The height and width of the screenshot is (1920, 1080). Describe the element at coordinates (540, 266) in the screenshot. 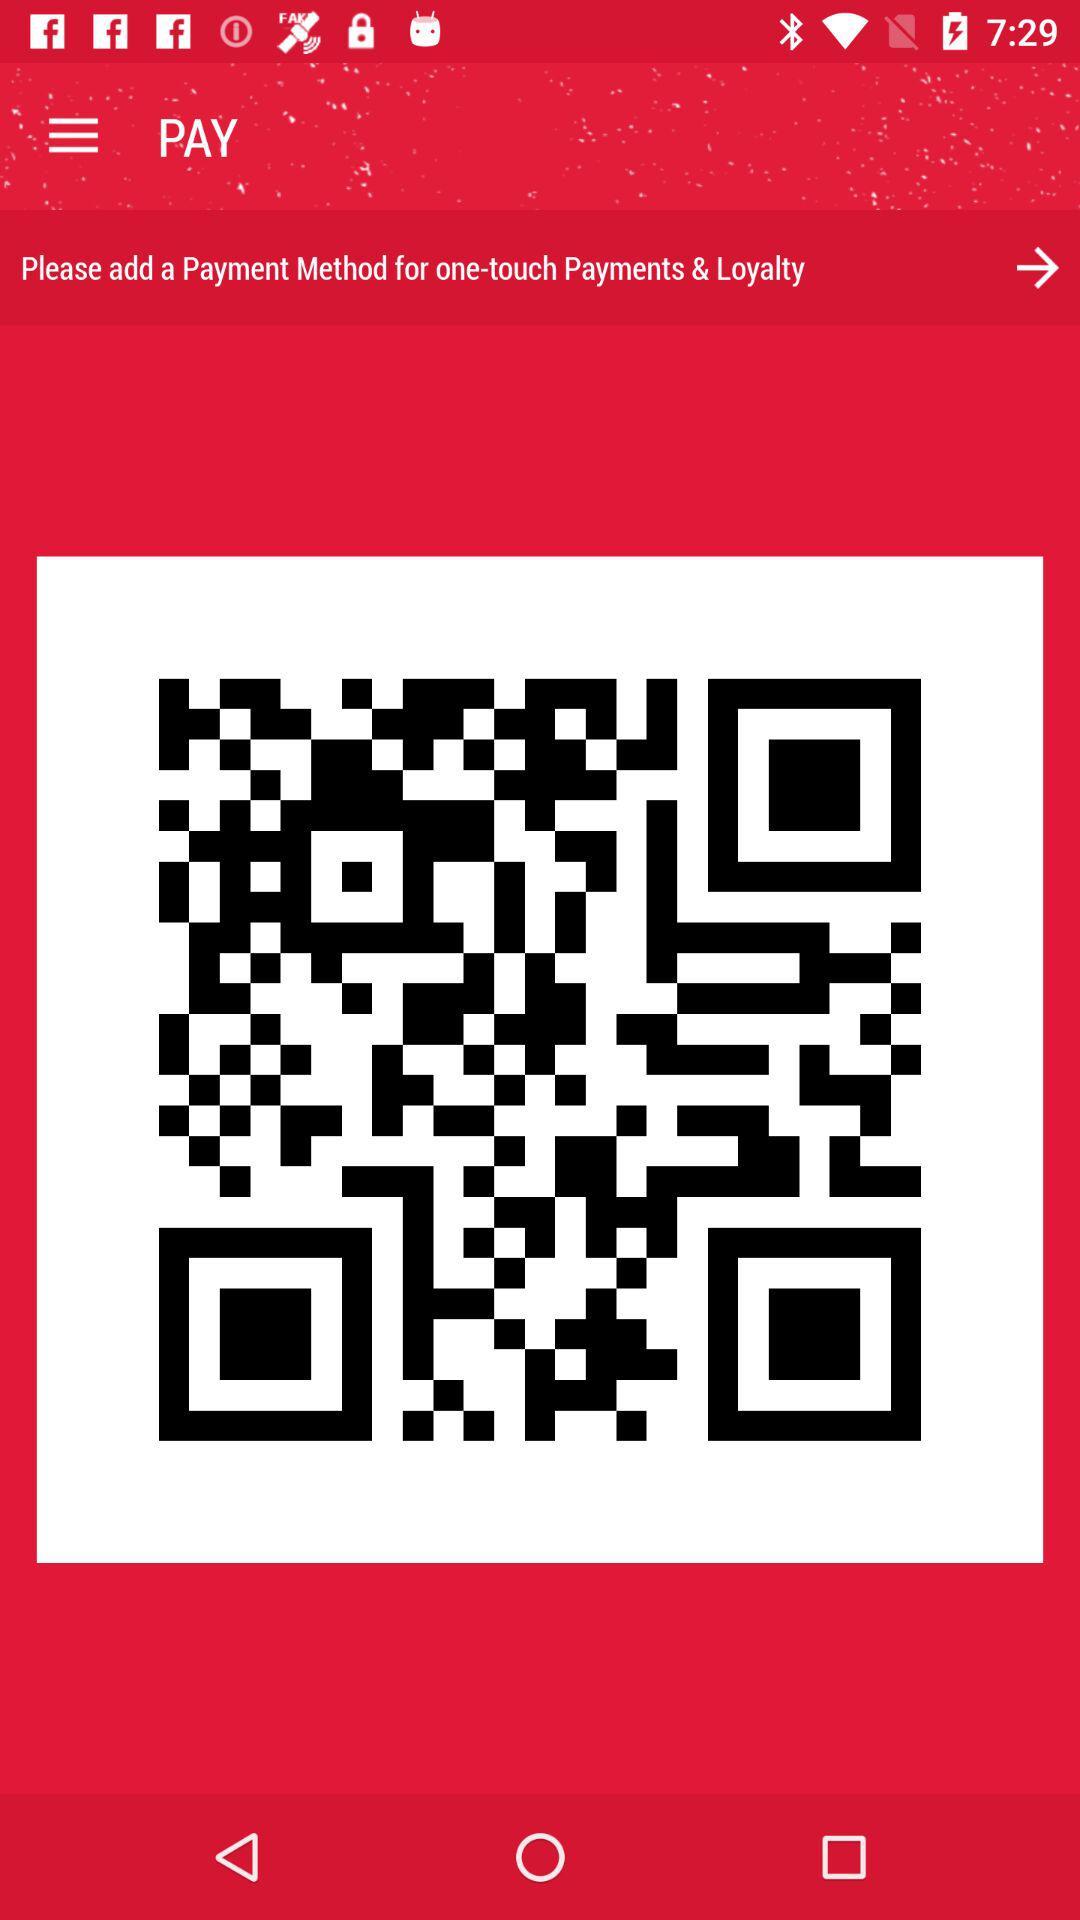

I see `please add a item` at that location.